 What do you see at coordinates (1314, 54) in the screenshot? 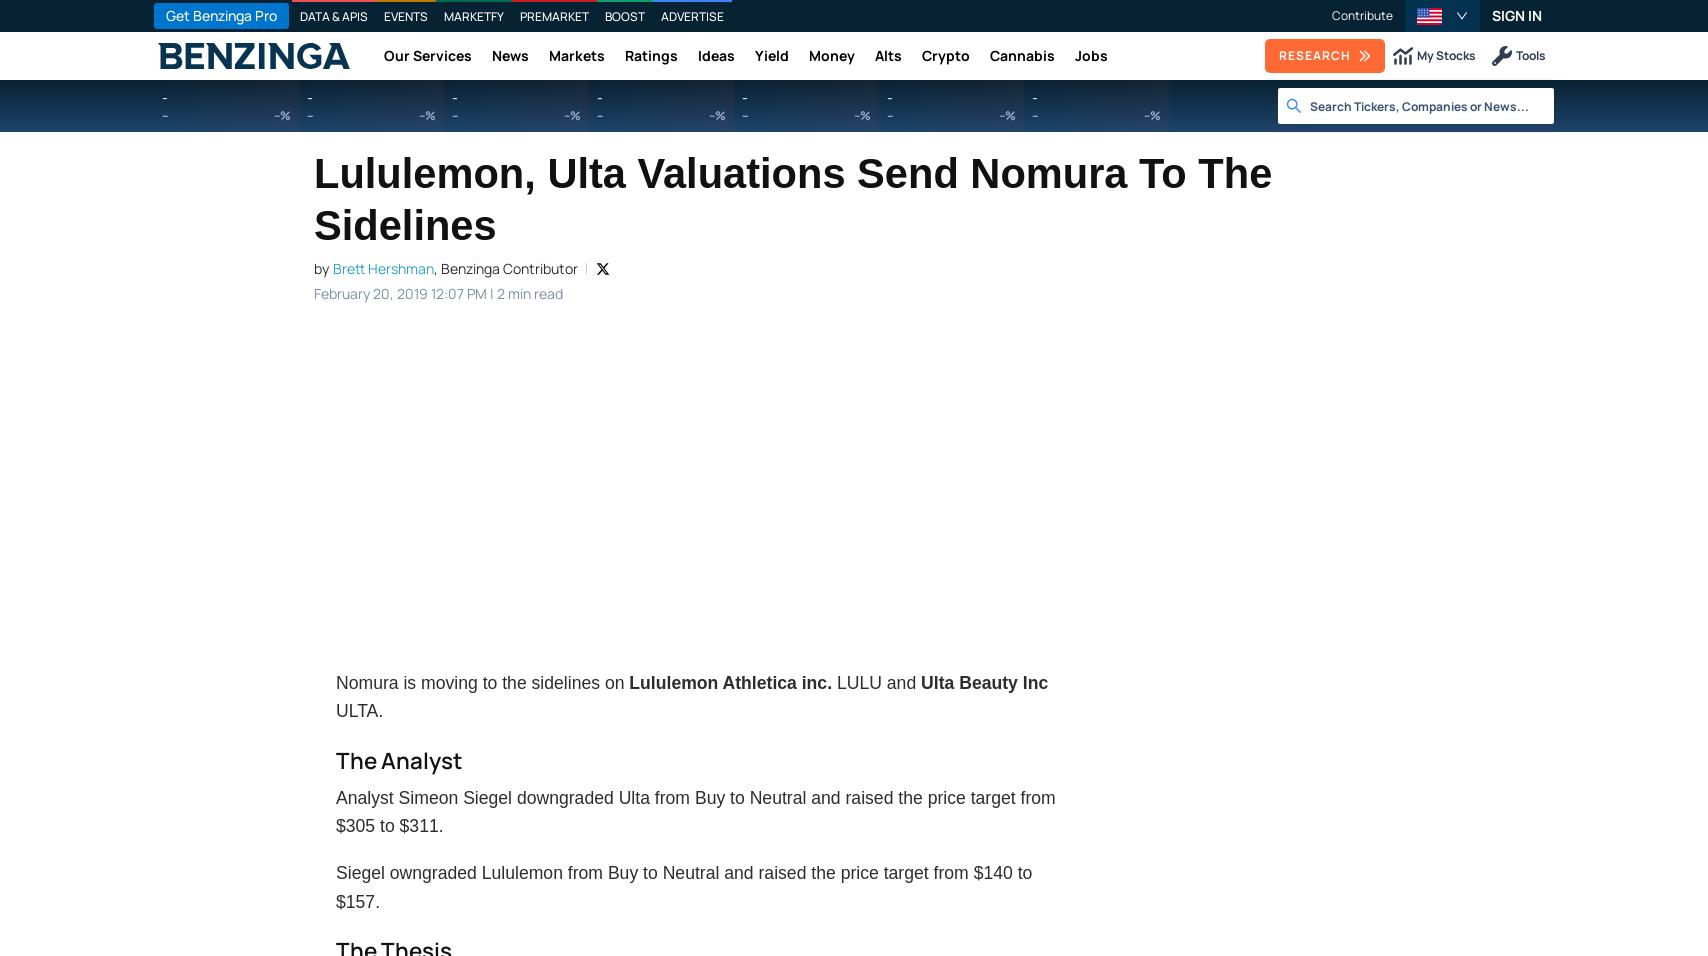
I see `'Research'` at bounding box center [1314, 54].